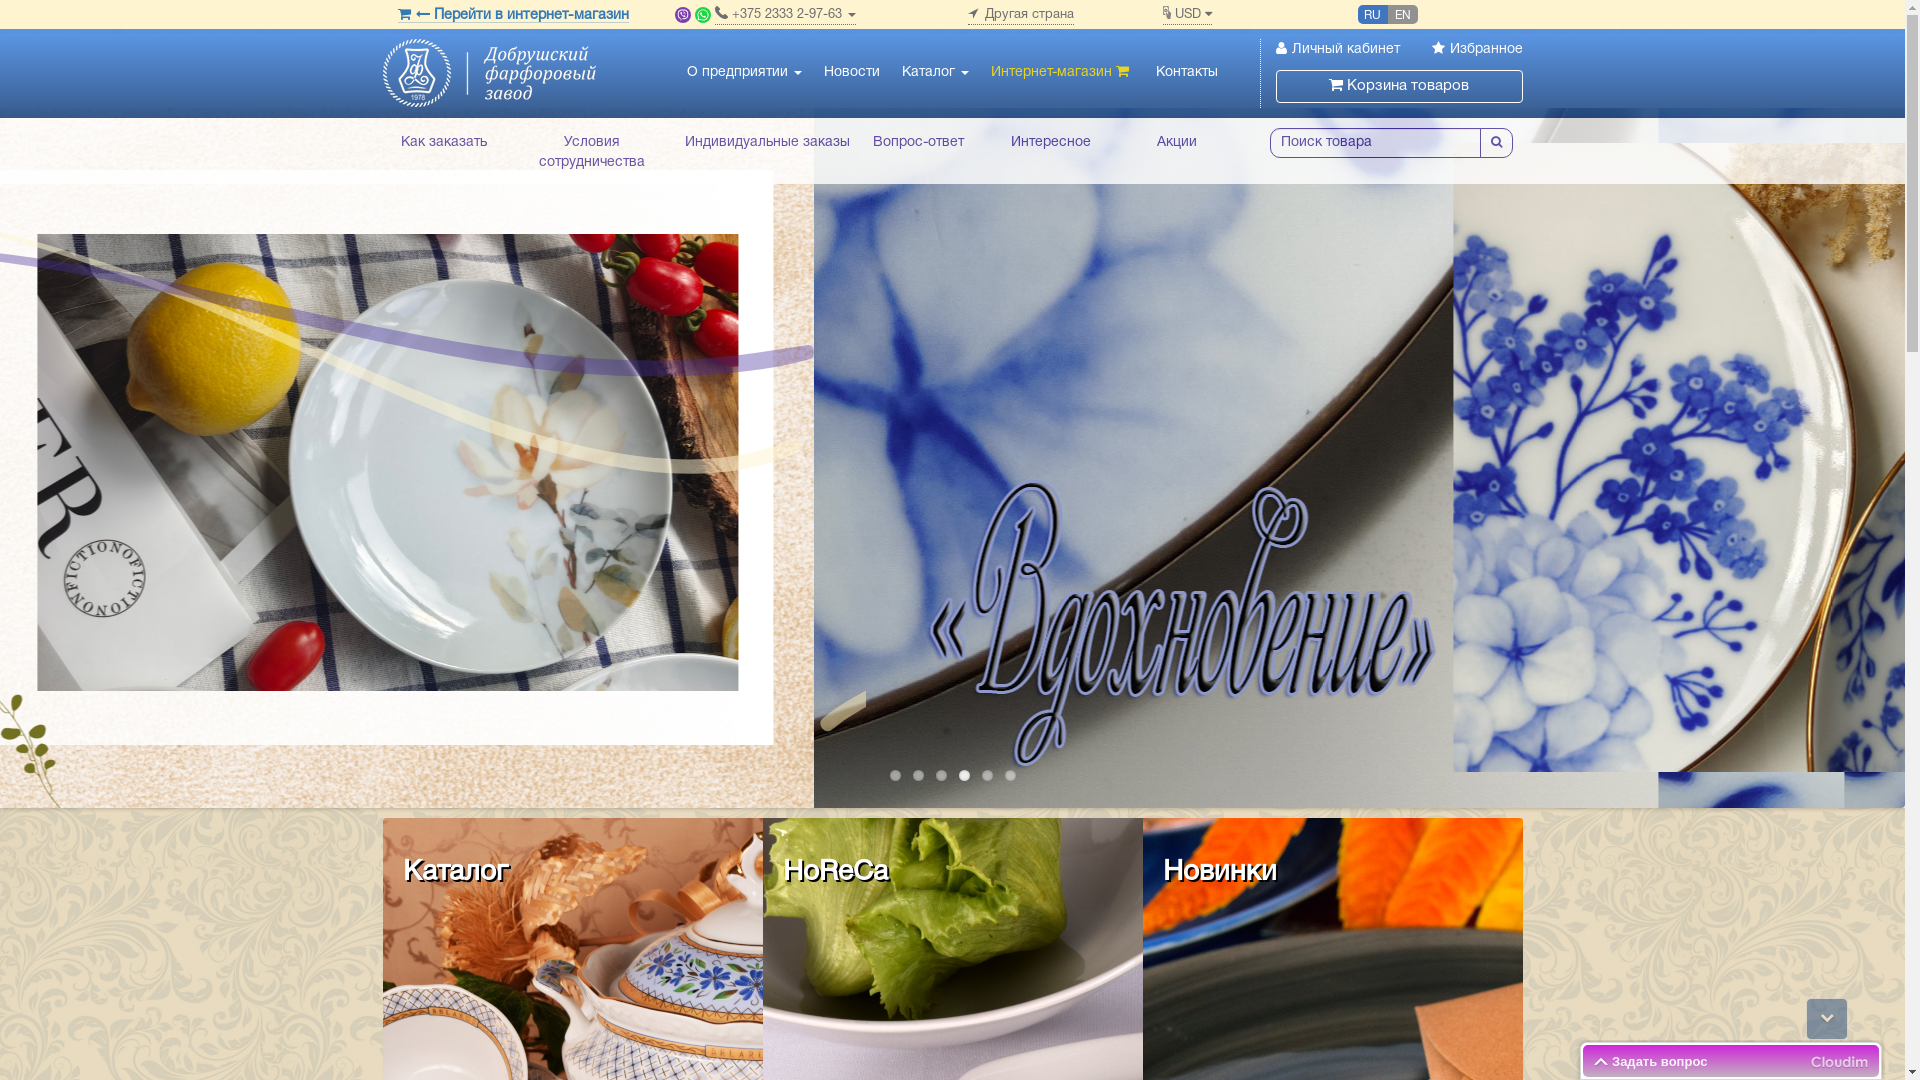 This screenshot has height=1080, width=1920. Describe the element at coordinates (1186, 15) in the screenshot. I see `'USD'` at that location.